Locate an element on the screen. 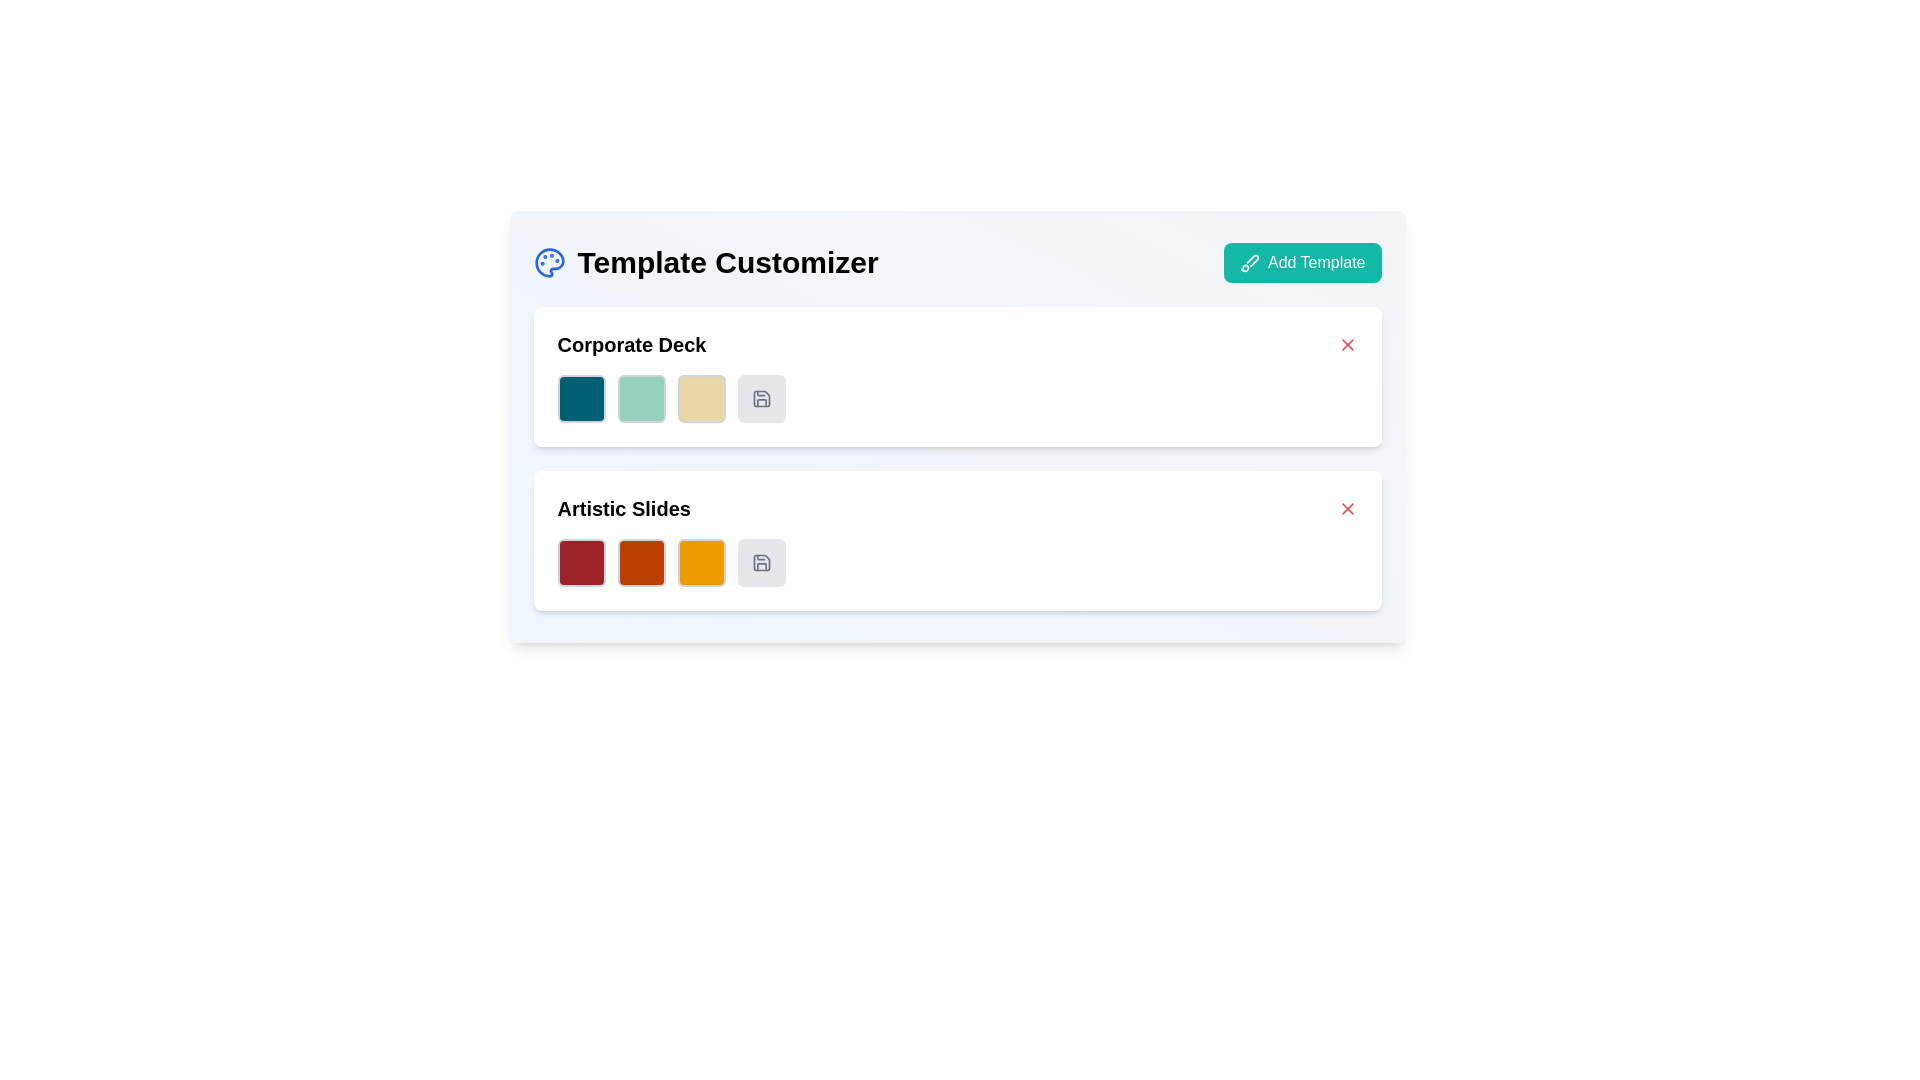  the save or lock button located in the 'Corporate Deck' section, which is the fourth button in a horizontal group next to three colored square elements is located at coordinates (760, 398).